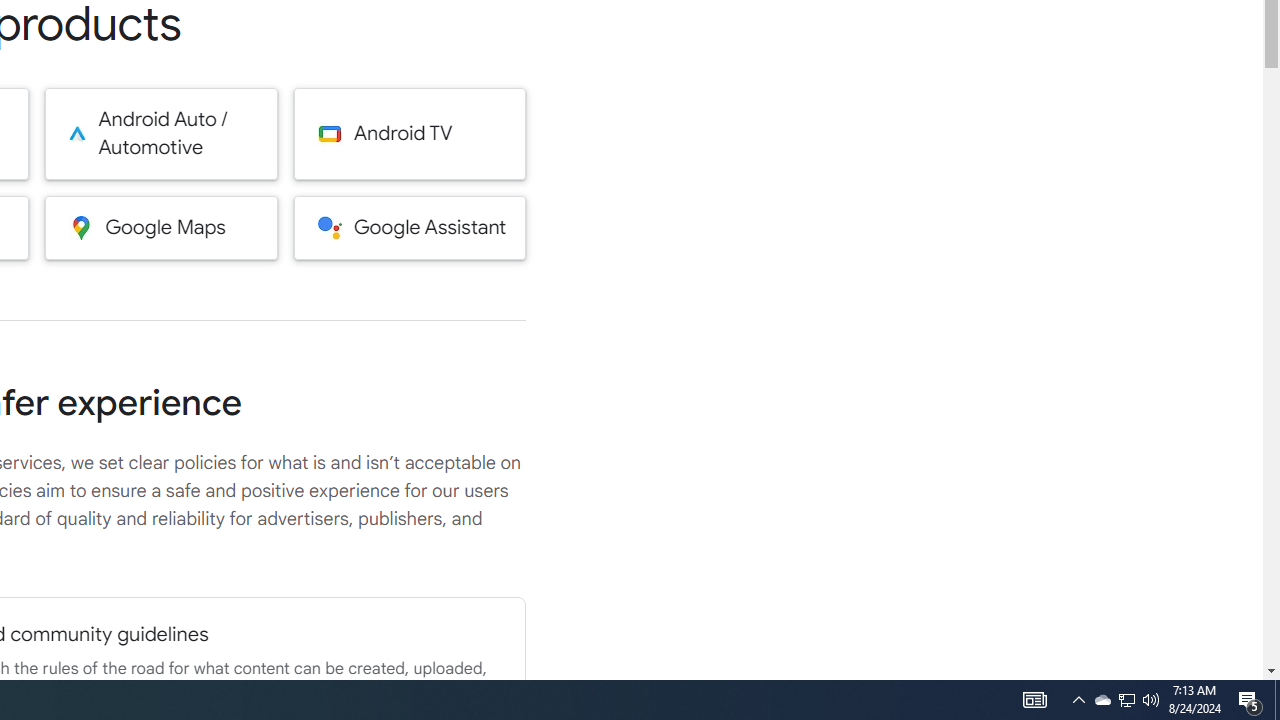 This screenshot has height=720, width=1280. I want to click on 'Android TV', so click(409, 133).